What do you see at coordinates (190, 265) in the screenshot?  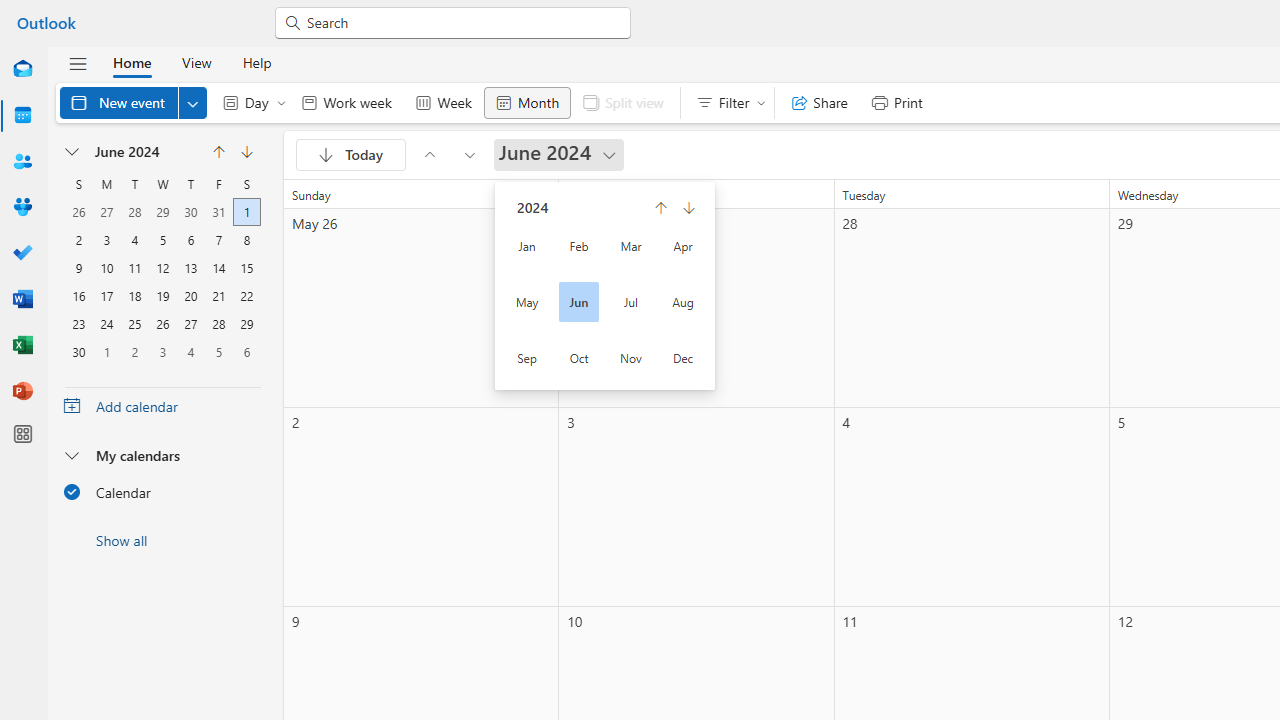 I see `'13, June, 2024'` at bounding box center [190, 265].